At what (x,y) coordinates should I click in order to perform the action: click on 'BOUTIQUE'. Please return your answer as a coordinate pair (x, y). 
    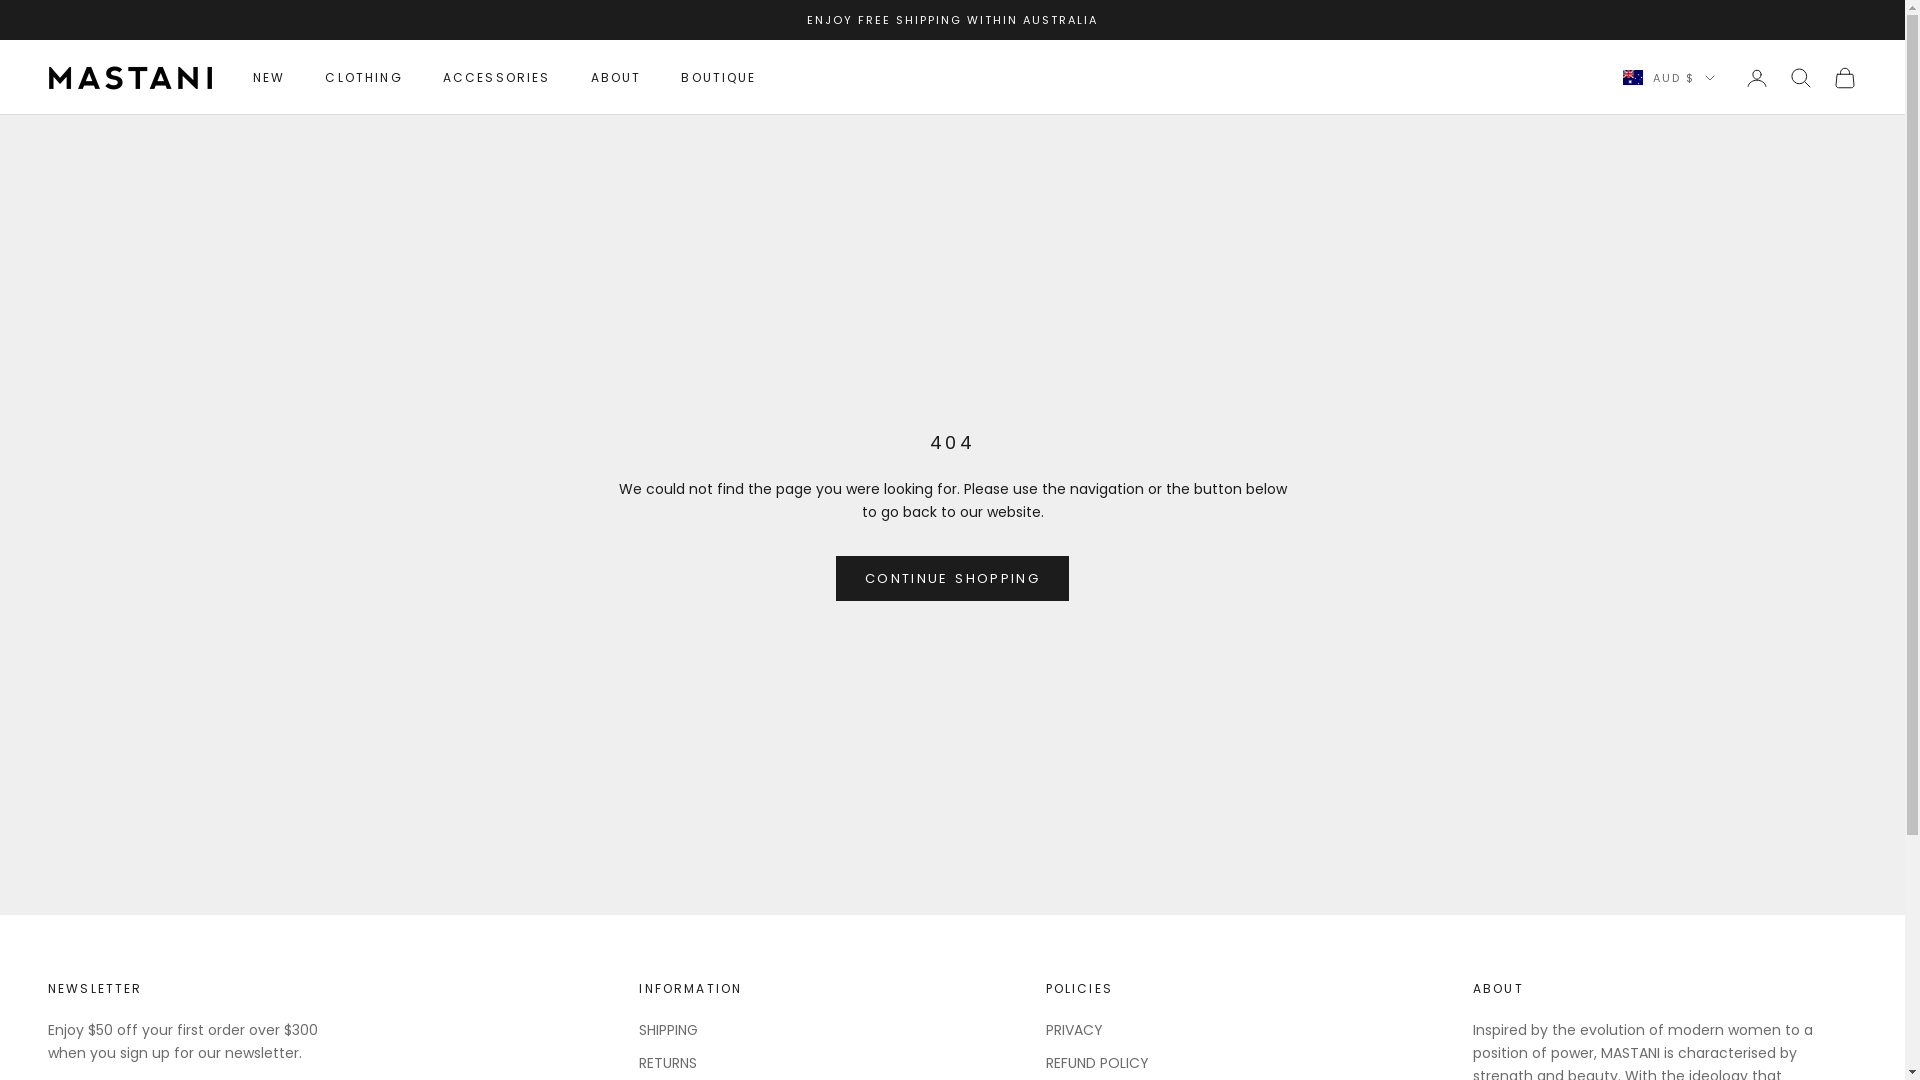
    Looking at the image, I should click on (718, 76).